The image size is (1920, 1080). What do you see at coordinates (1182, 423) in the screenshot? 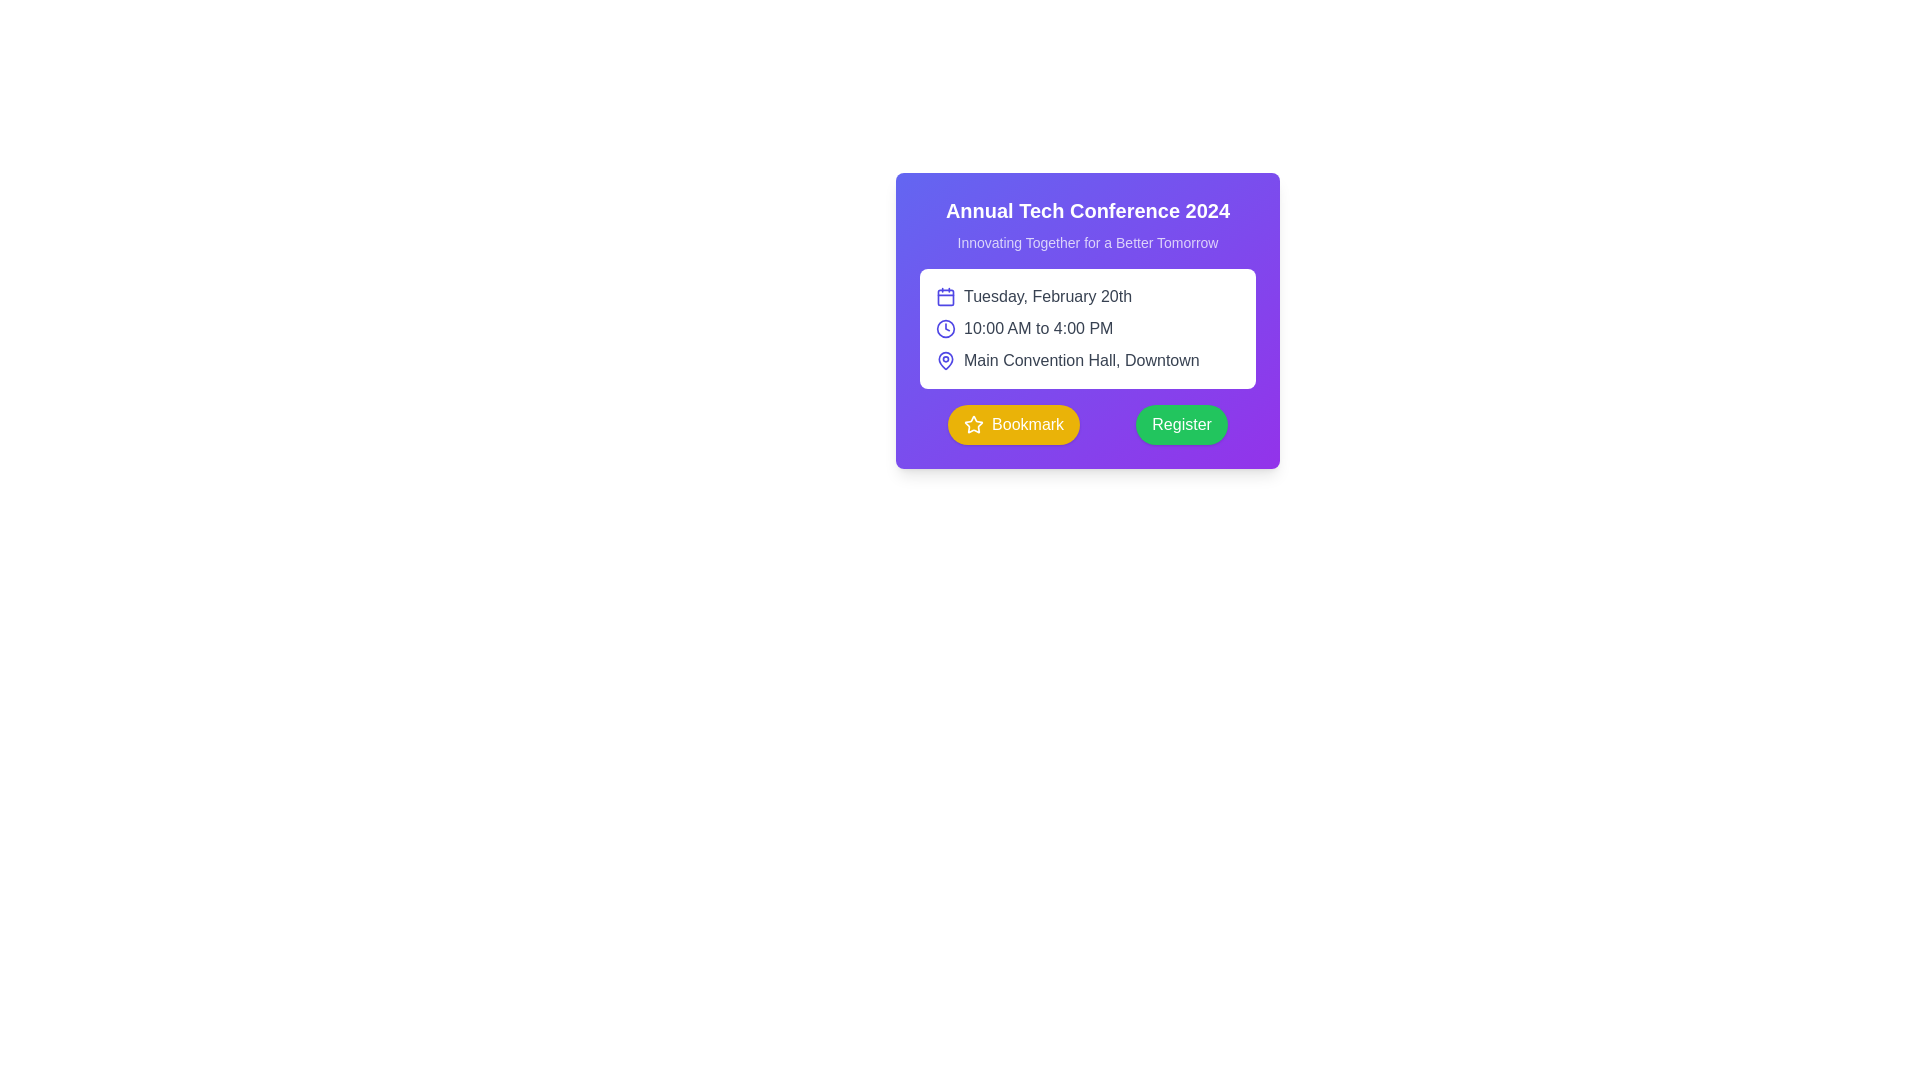
I see `the 'Register' button, which is a rounded rectangle with white text on a green background, located within the purple card at the bottom right of the card, to initiate the registration process` at bounding box center [1182, 423].